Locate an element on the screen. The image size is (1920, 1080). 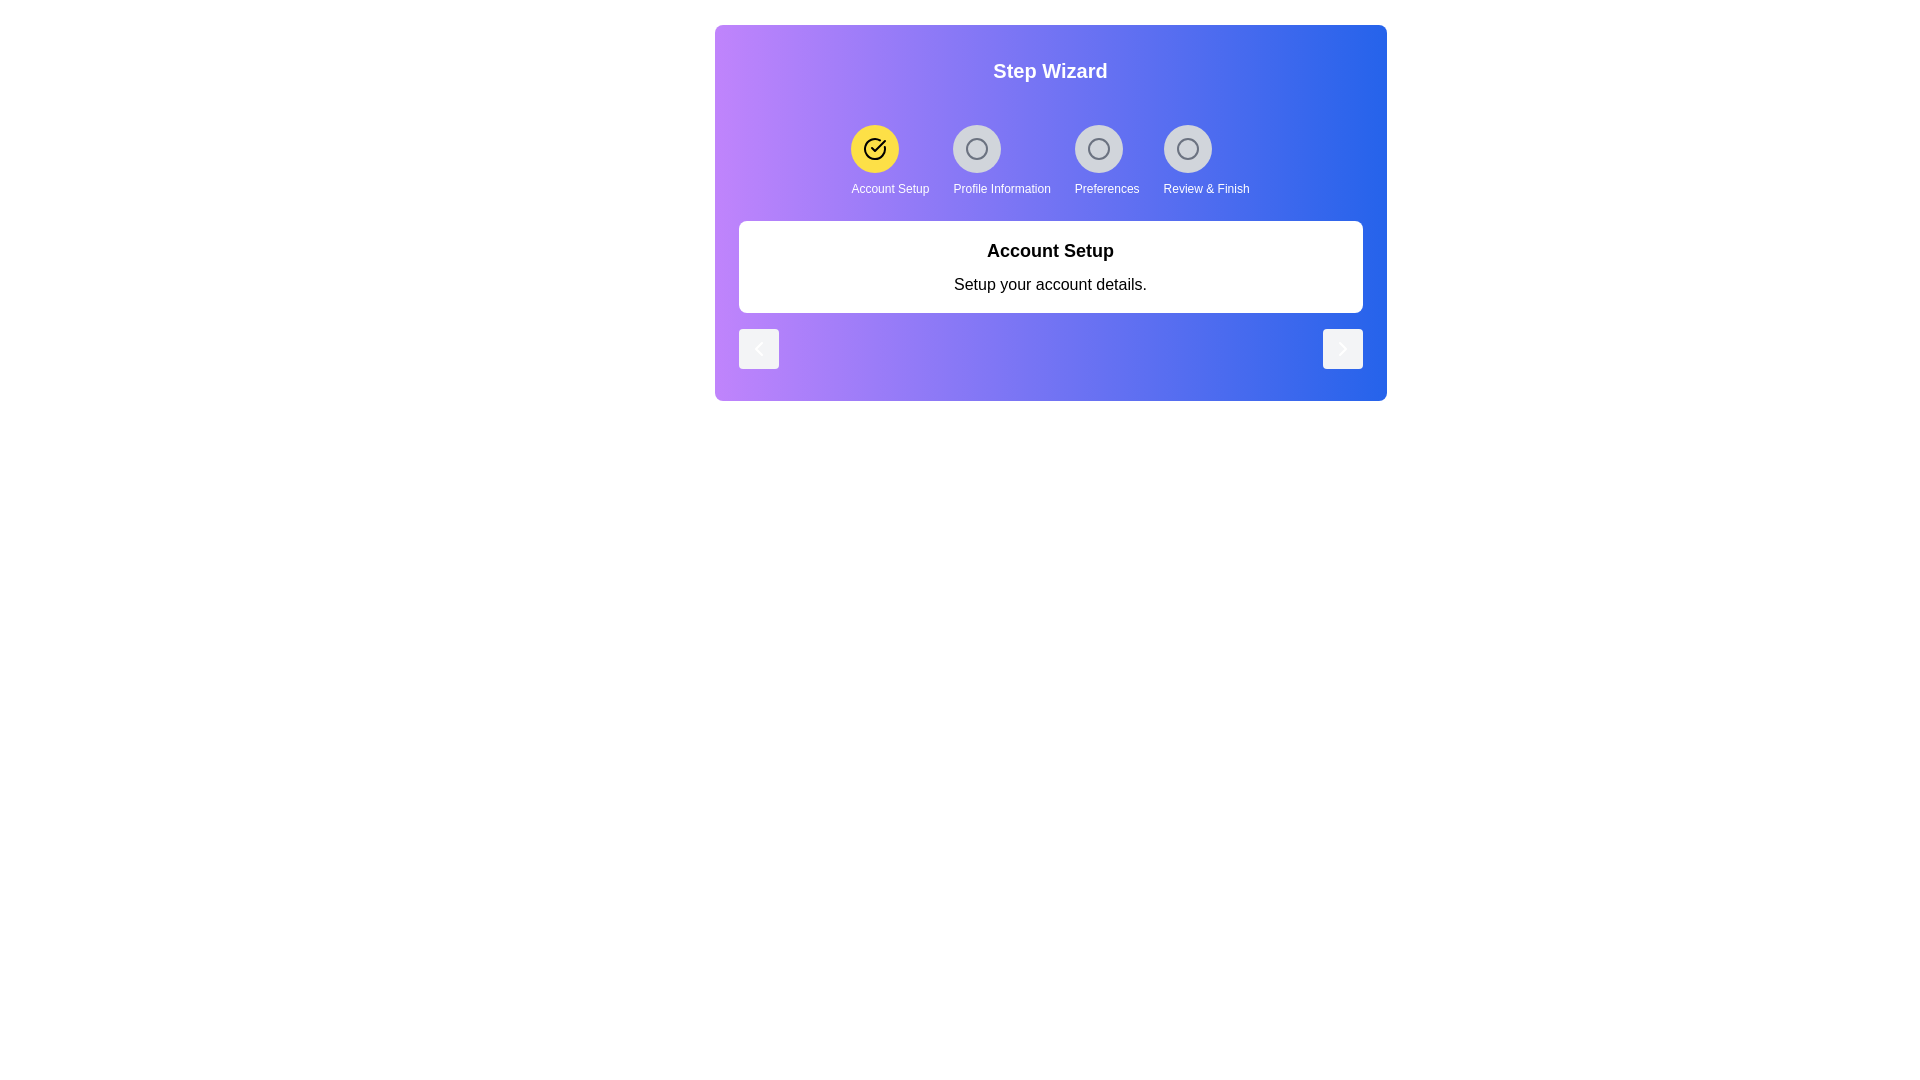
the 'Back' button to navigate to the previous step is located at coordinates (757, 347).